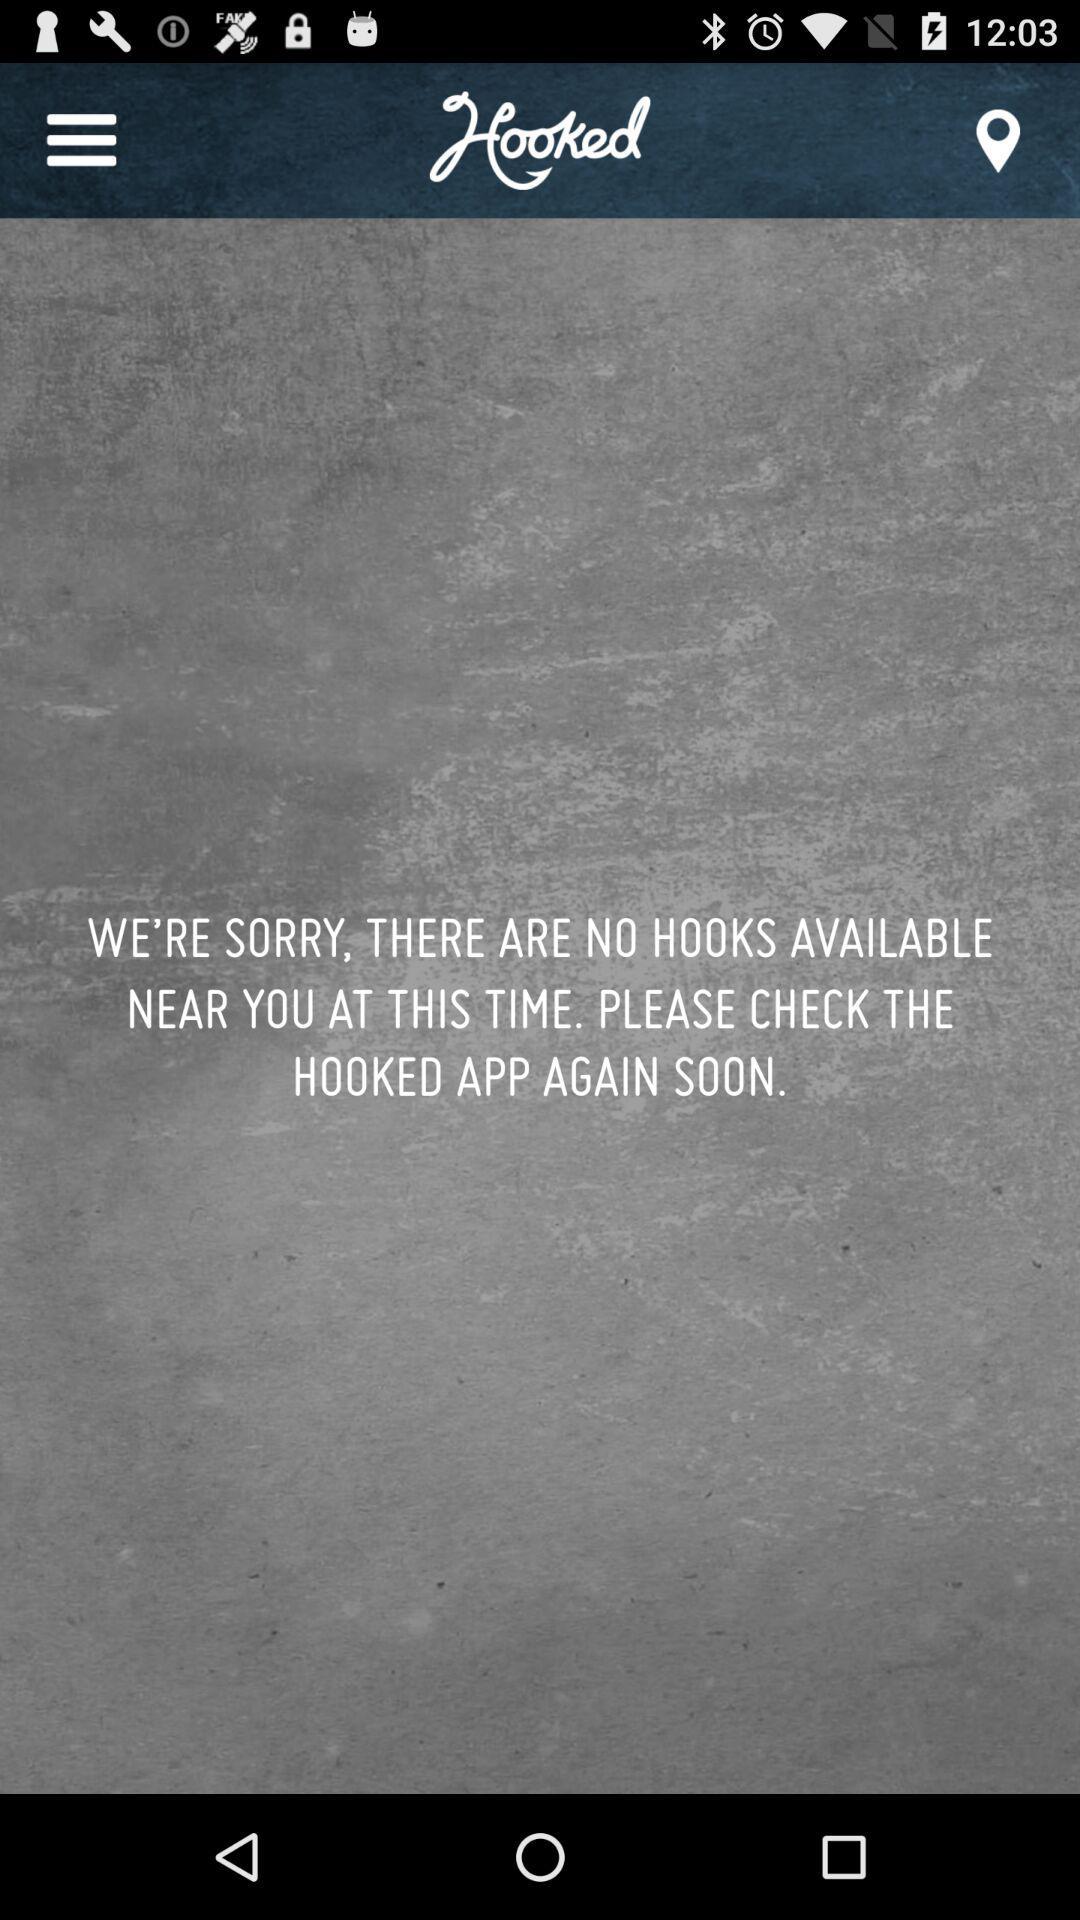  Describe the element at coordinates (998, 139) in the screenshot. I see `the item at the top right corner` at that location.